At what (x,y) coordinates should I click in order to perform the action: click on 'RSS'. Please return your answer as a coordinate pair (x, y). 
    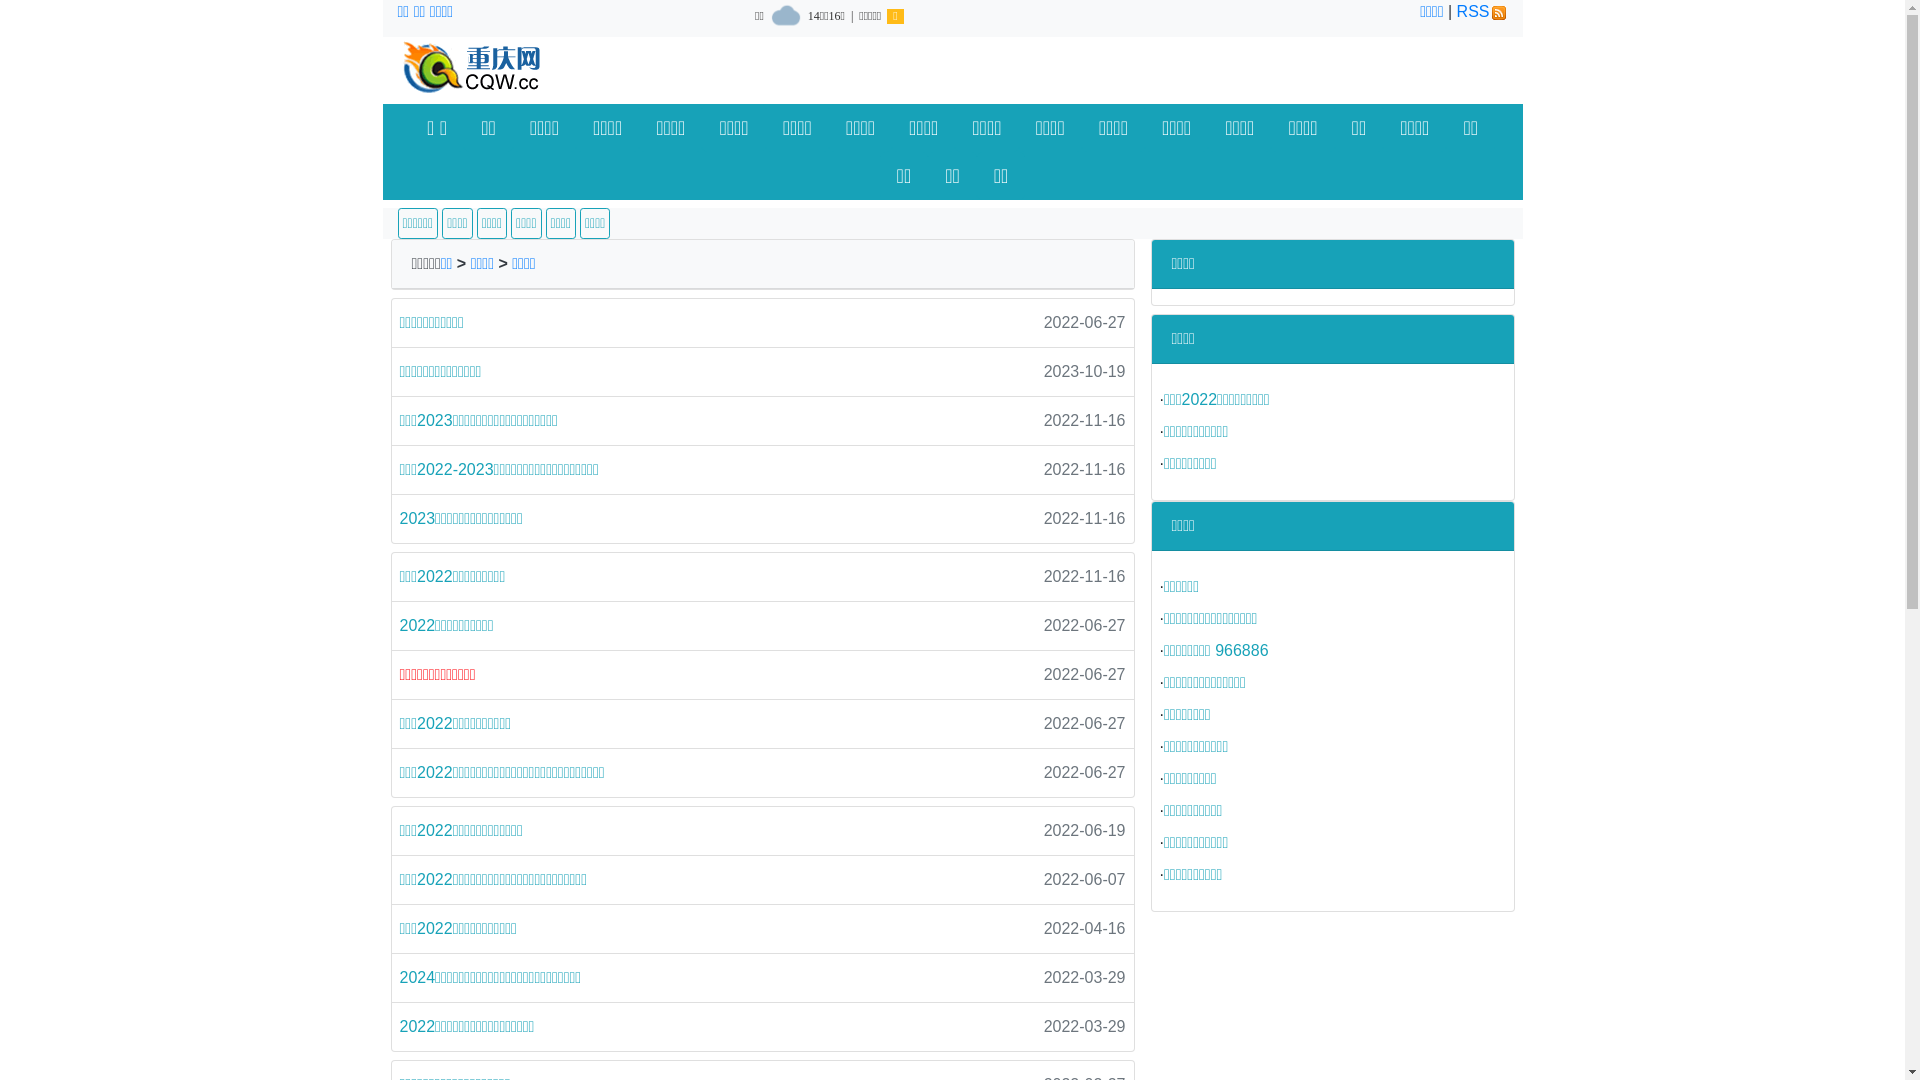
    Looking at the image, I should click on (1482, 11).